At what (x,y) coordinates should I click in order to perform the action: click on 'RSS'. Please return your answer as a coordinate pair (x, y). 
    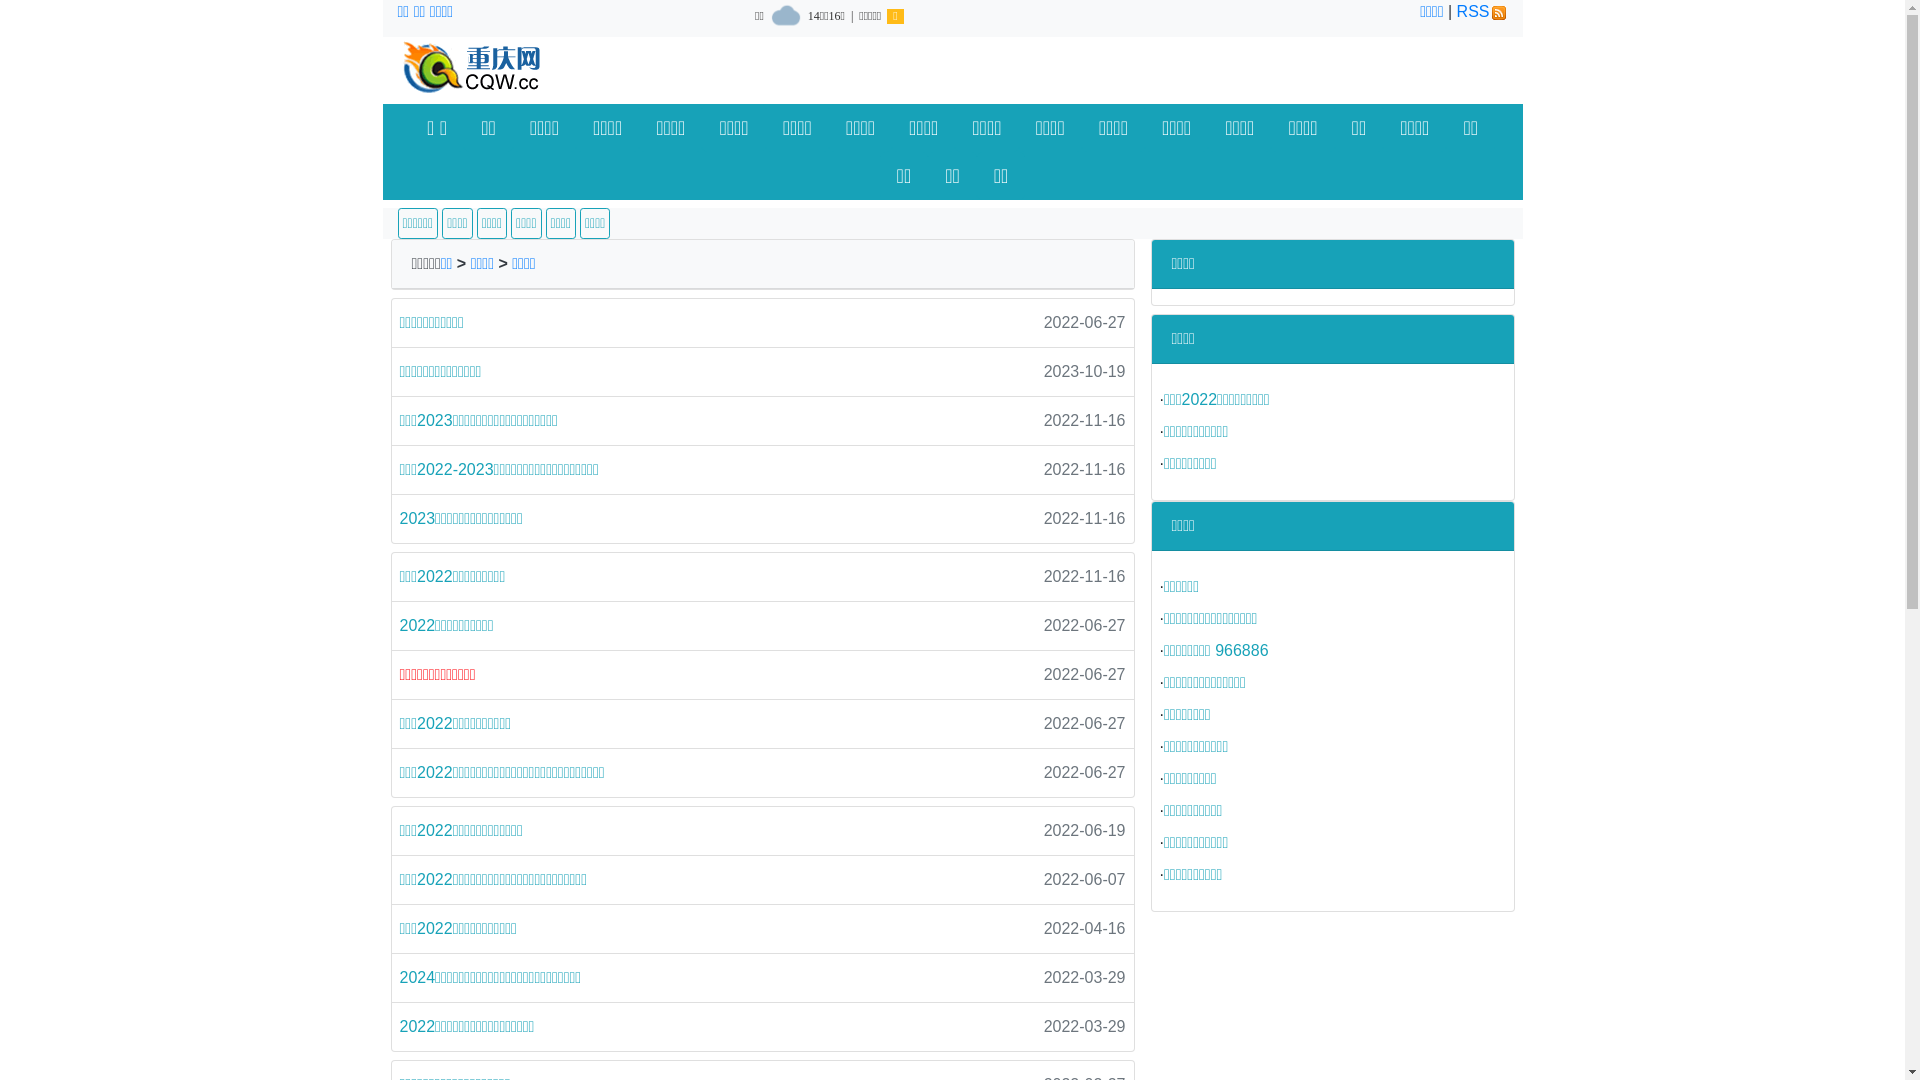
    Looking at the image, I should click on (1482, 11).